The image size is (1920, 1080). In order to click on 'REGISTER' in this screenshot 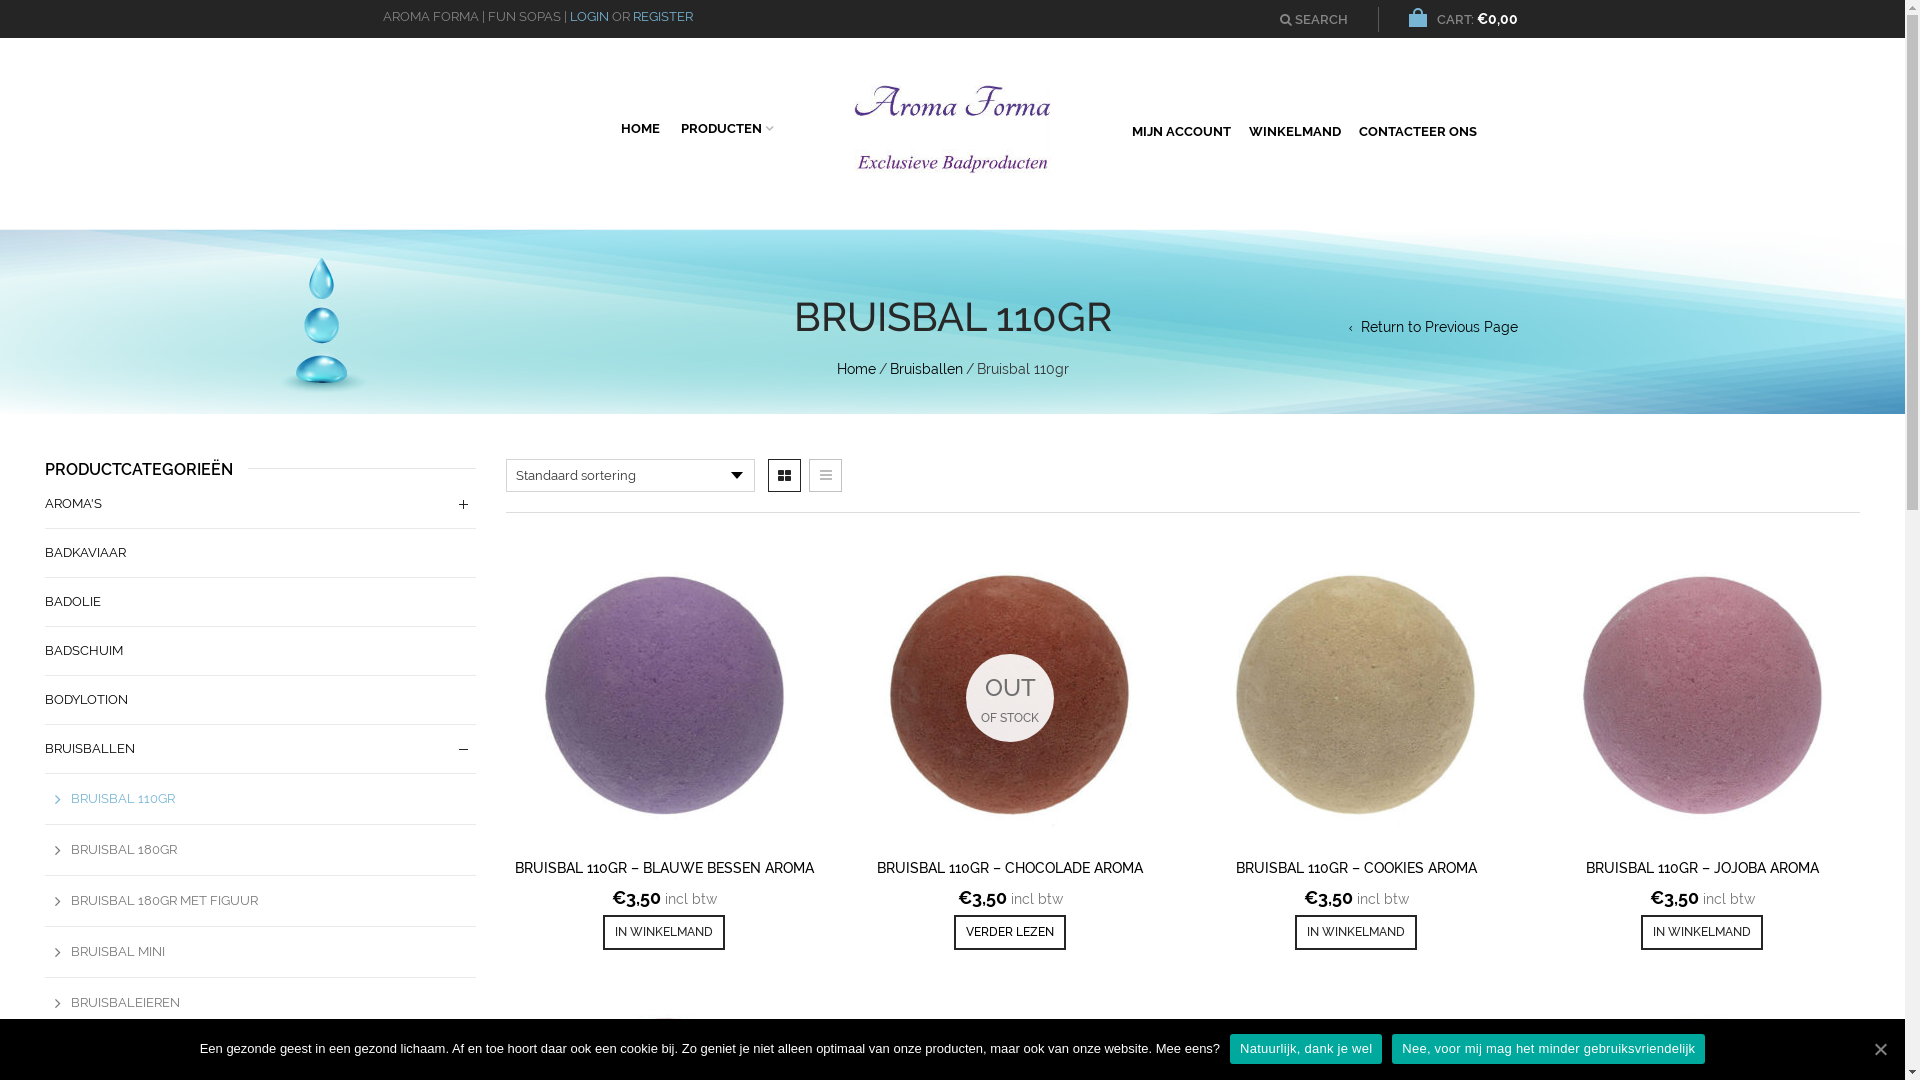, I will do `click(662, 16)`.